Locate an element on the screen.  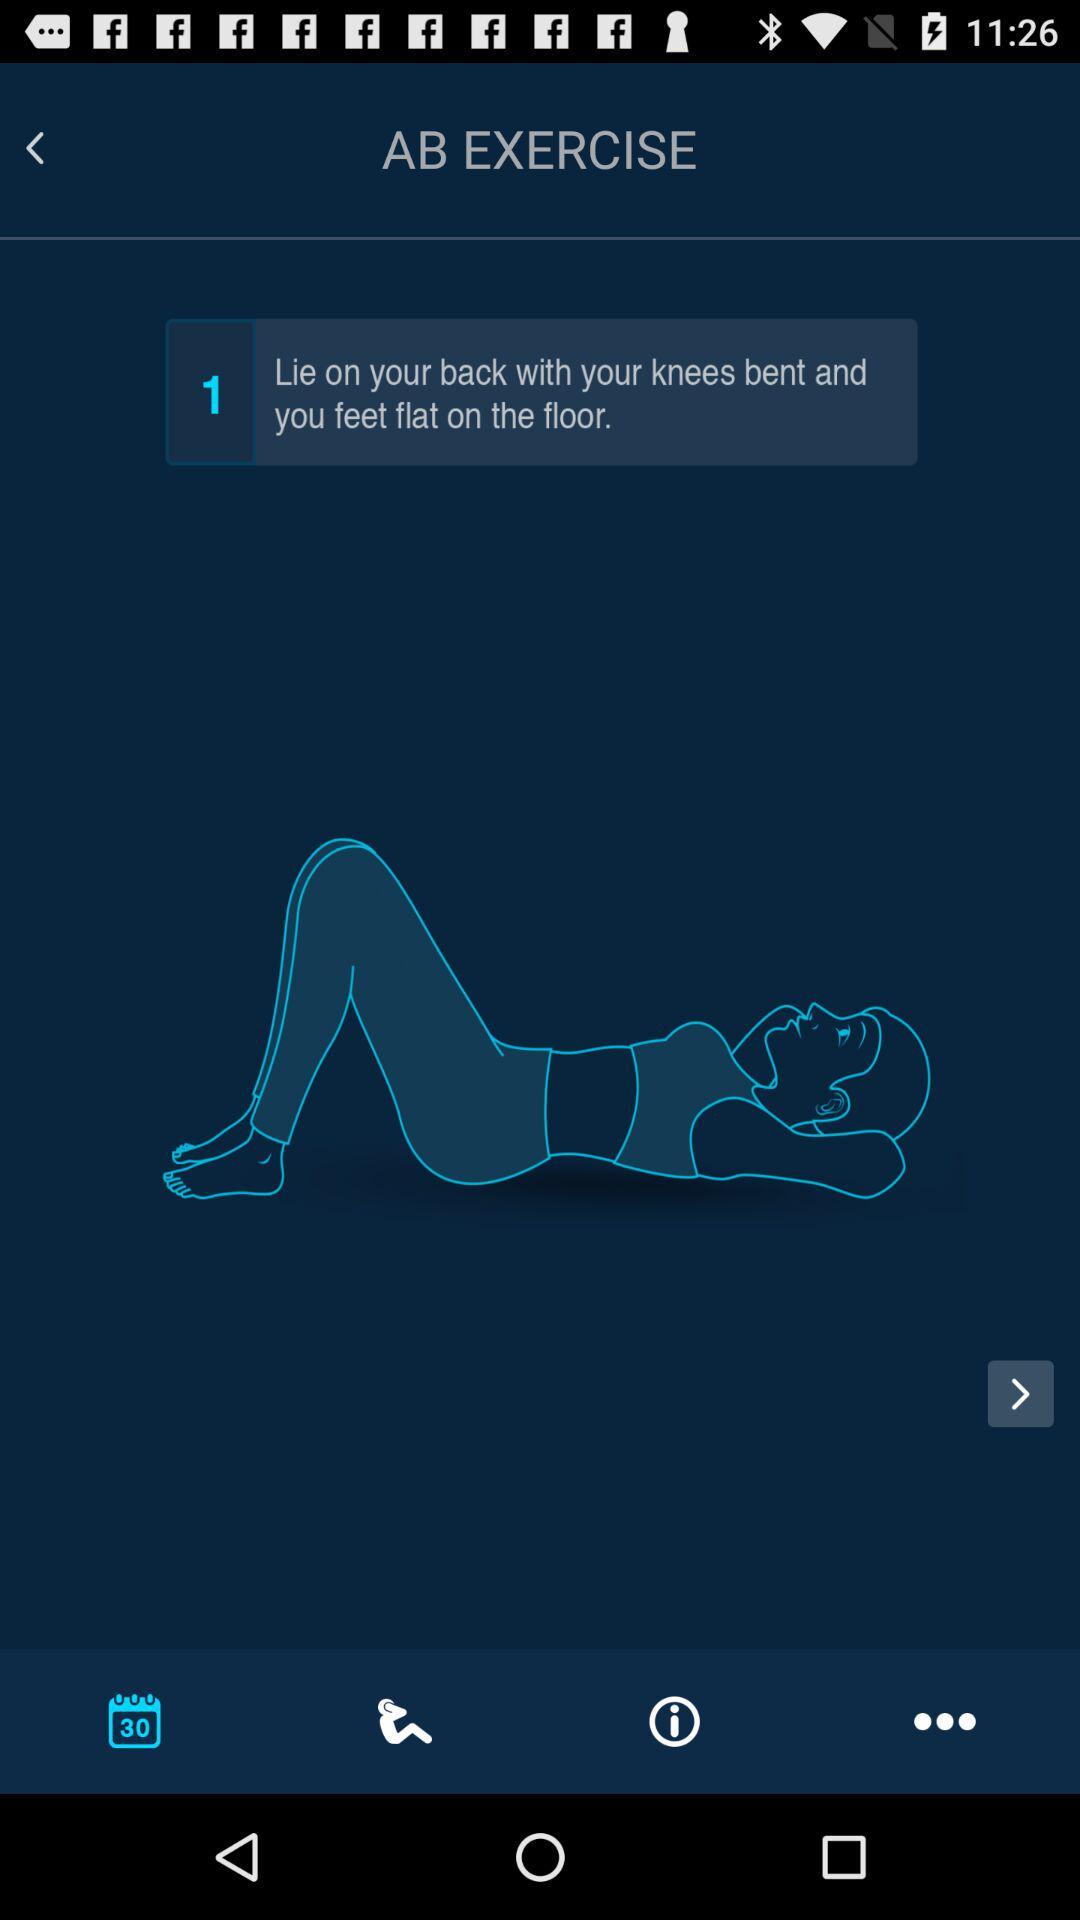
next pose is located at coordinates (1020, 1392).